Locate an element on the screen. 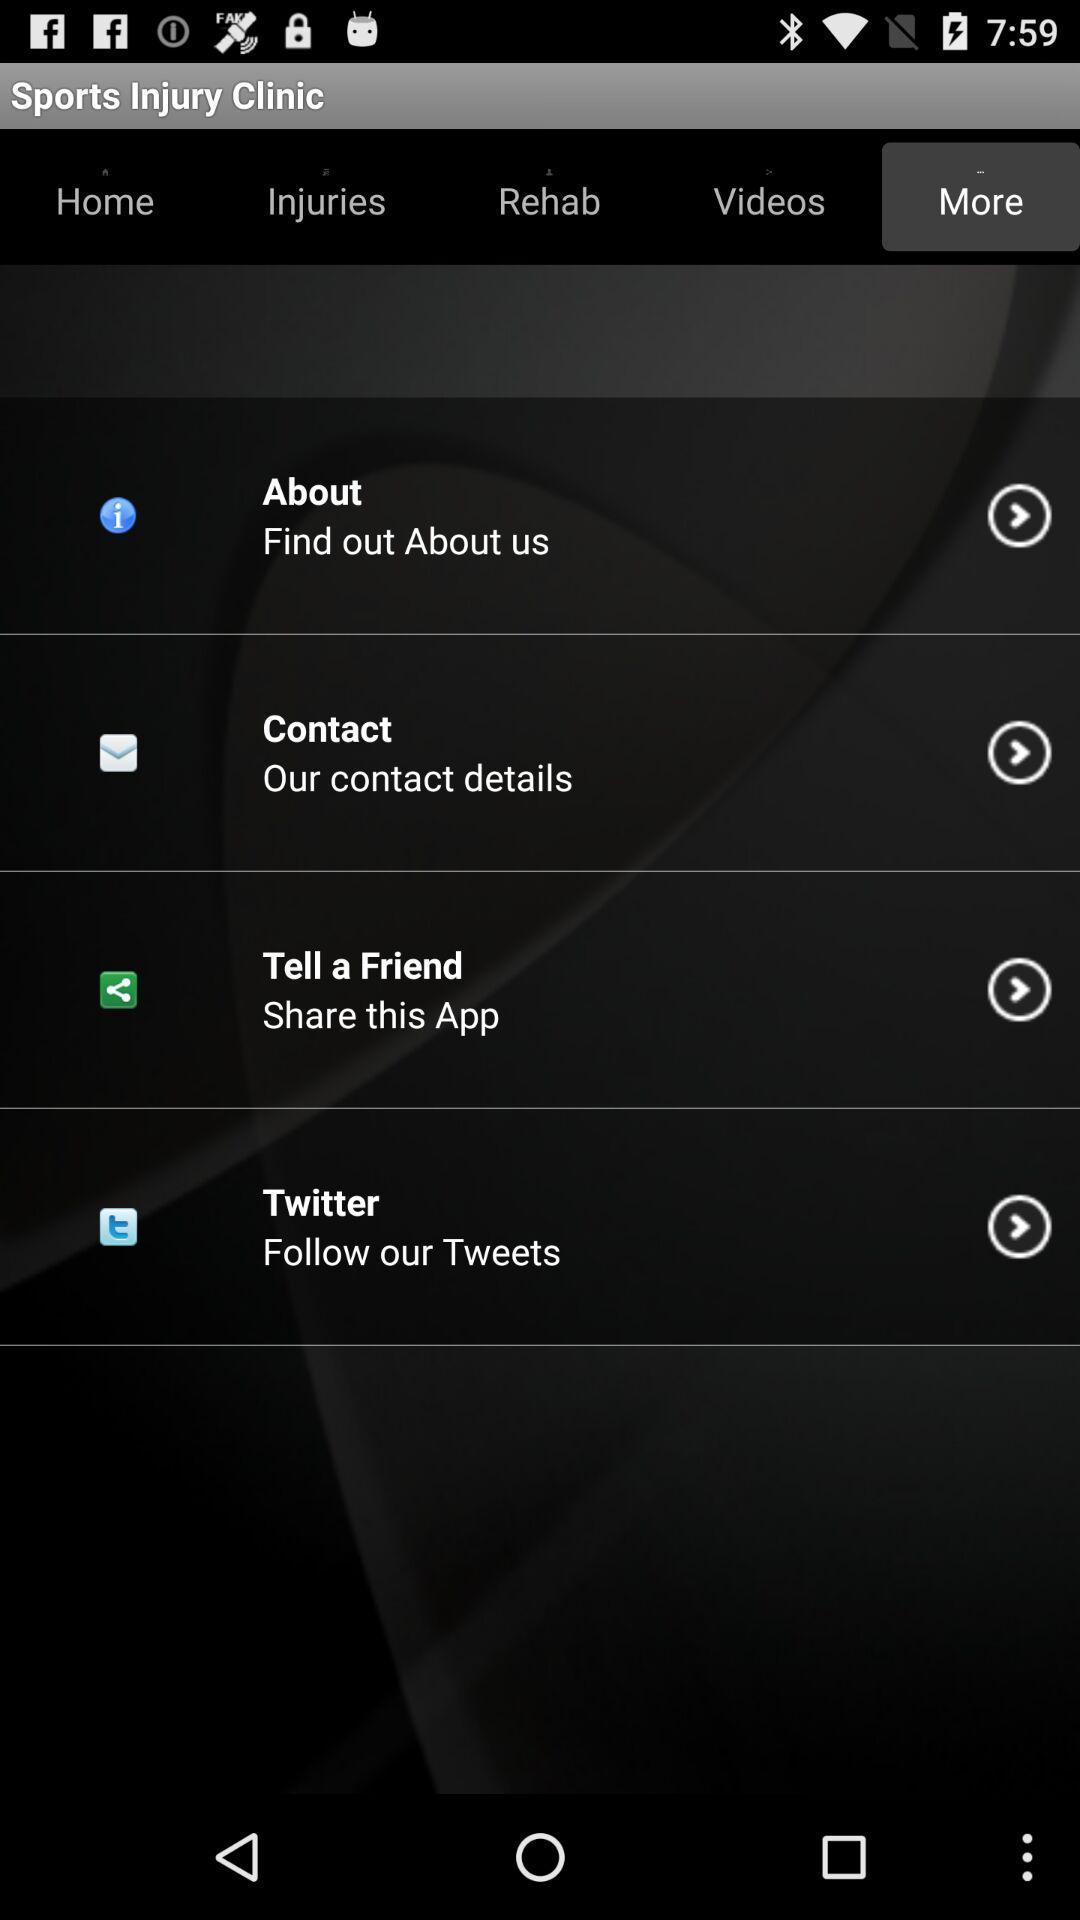  item above the find out about is located at coordinates (549, 196).